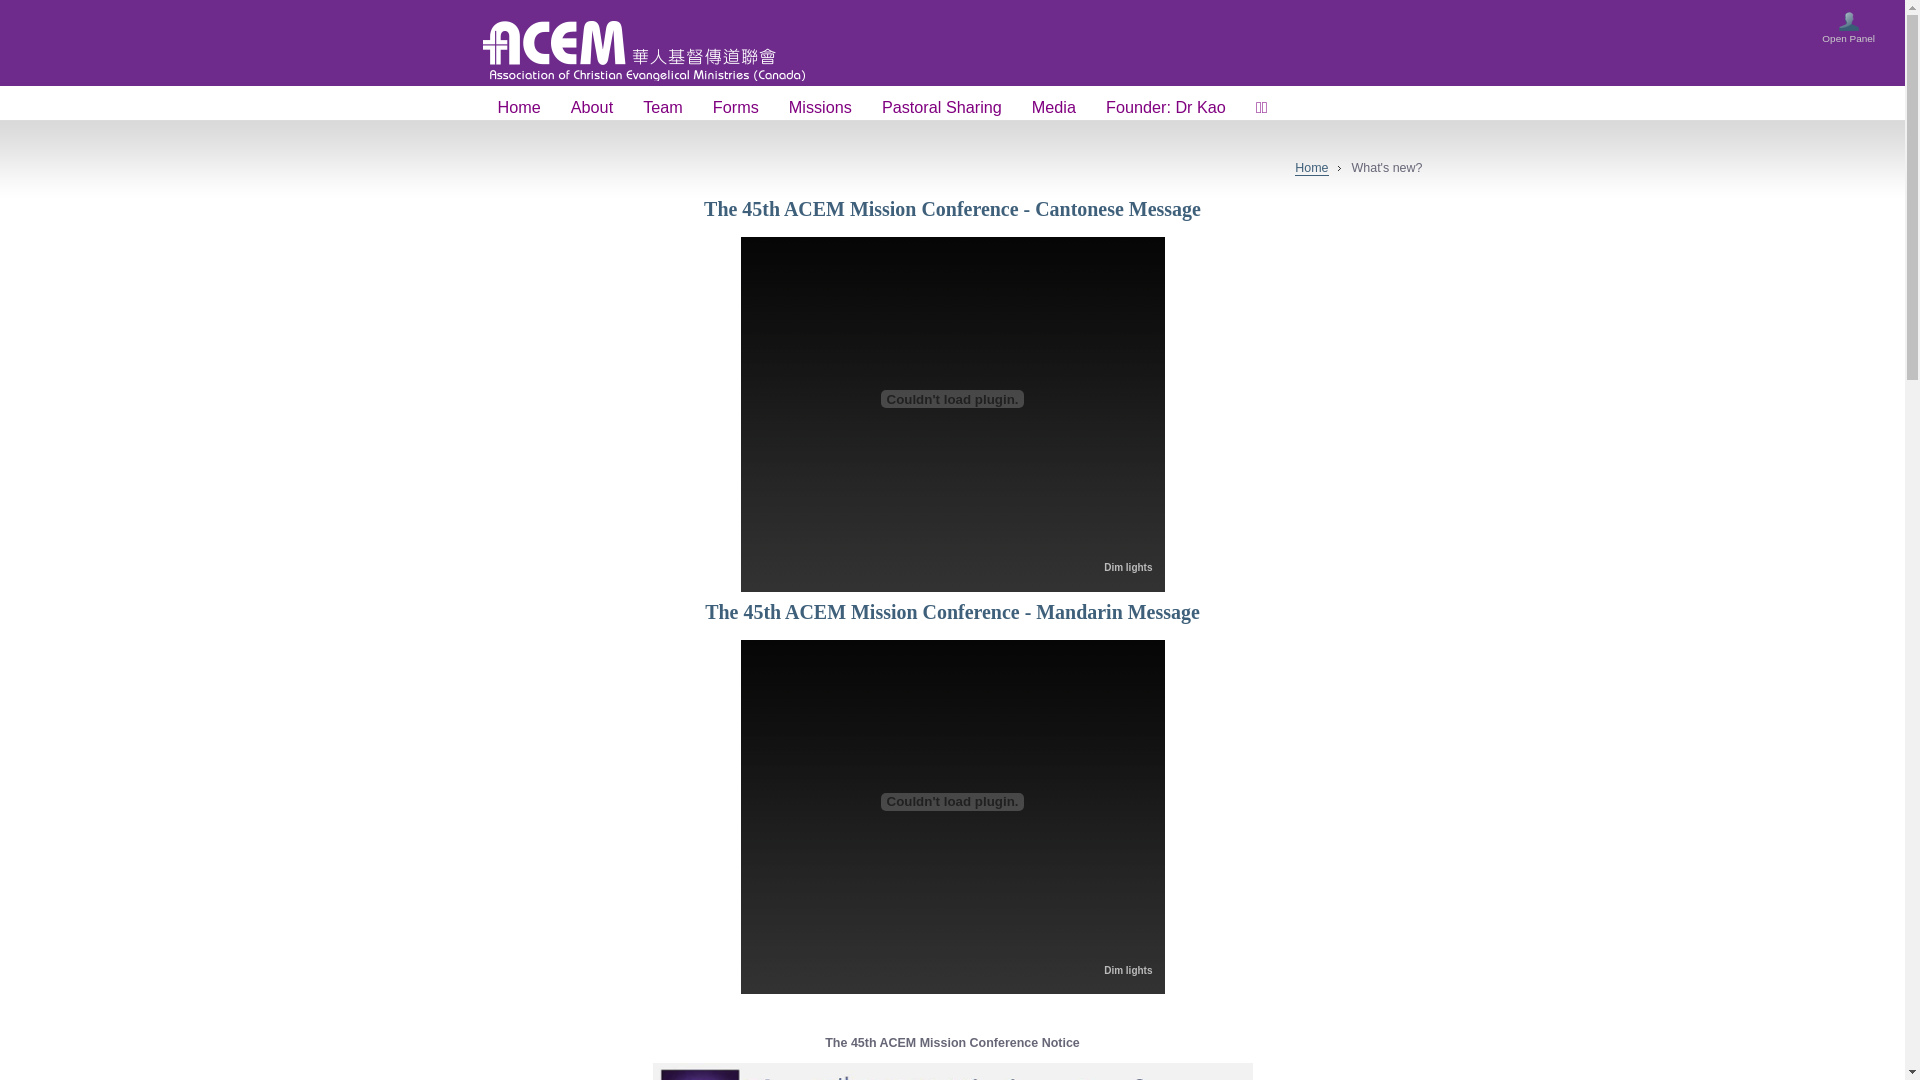  I want to click on 'Dim lights', so click(1128, 969).